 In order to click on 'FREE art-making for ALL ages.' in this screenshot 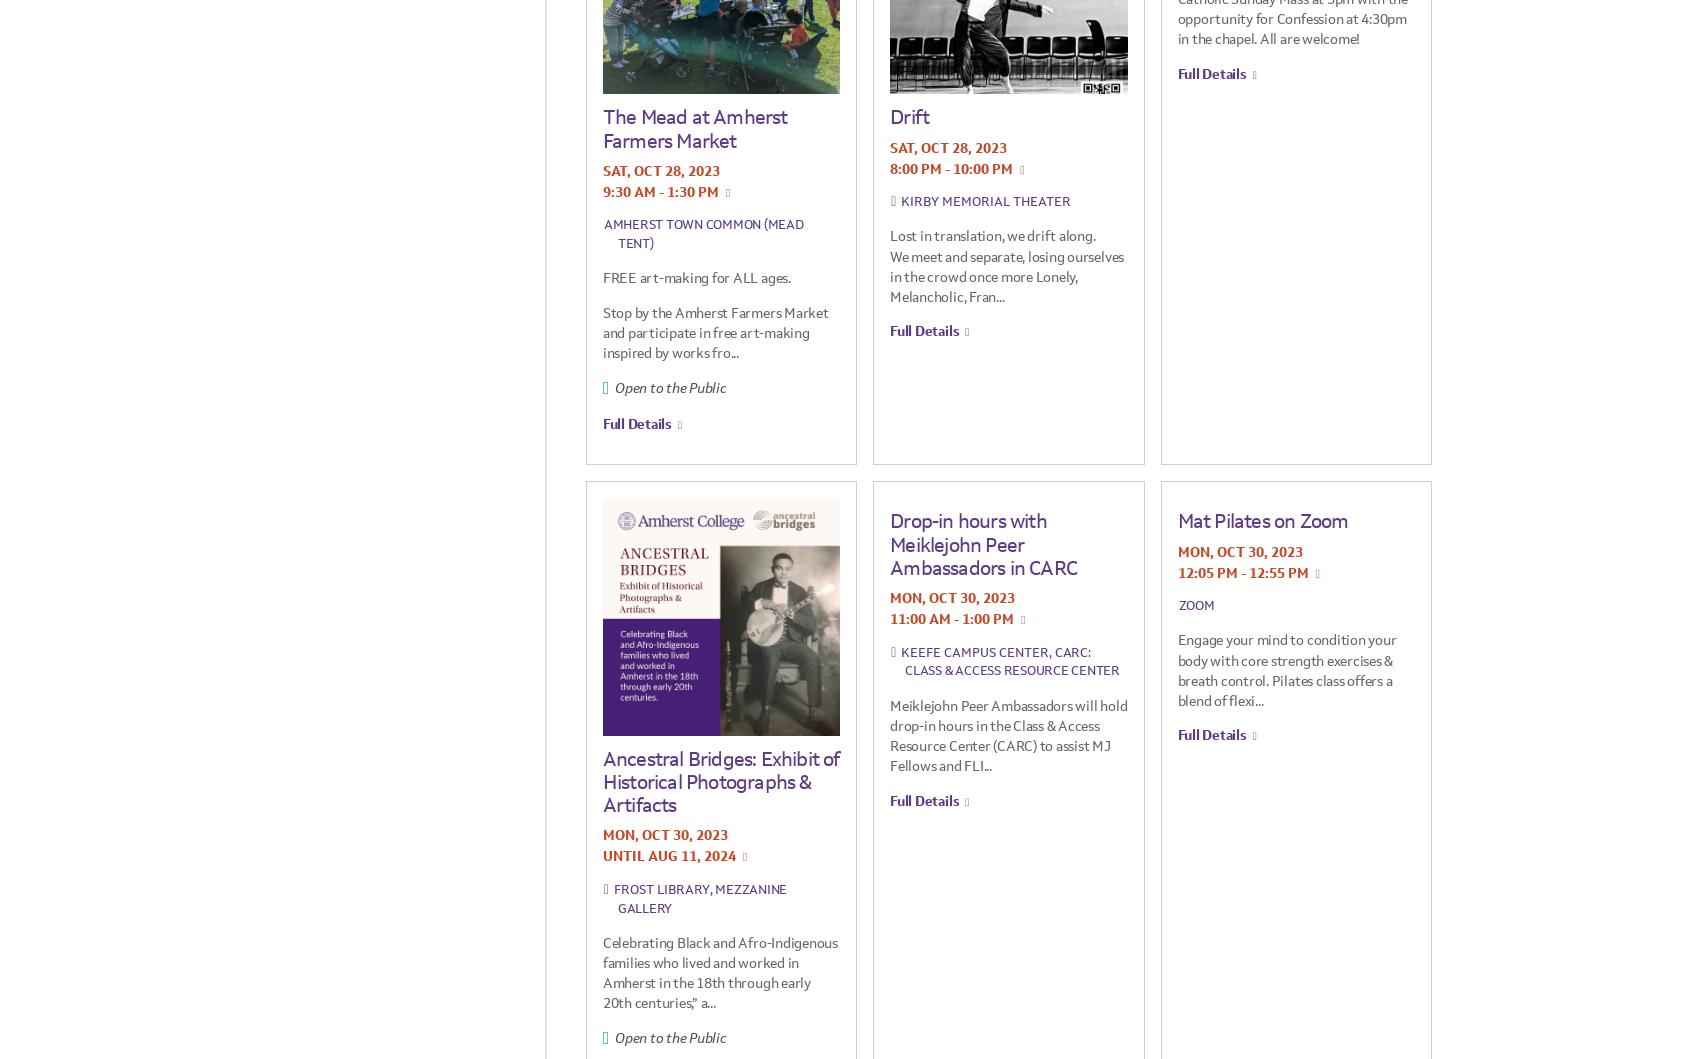, I will do `click(695, 277)`.